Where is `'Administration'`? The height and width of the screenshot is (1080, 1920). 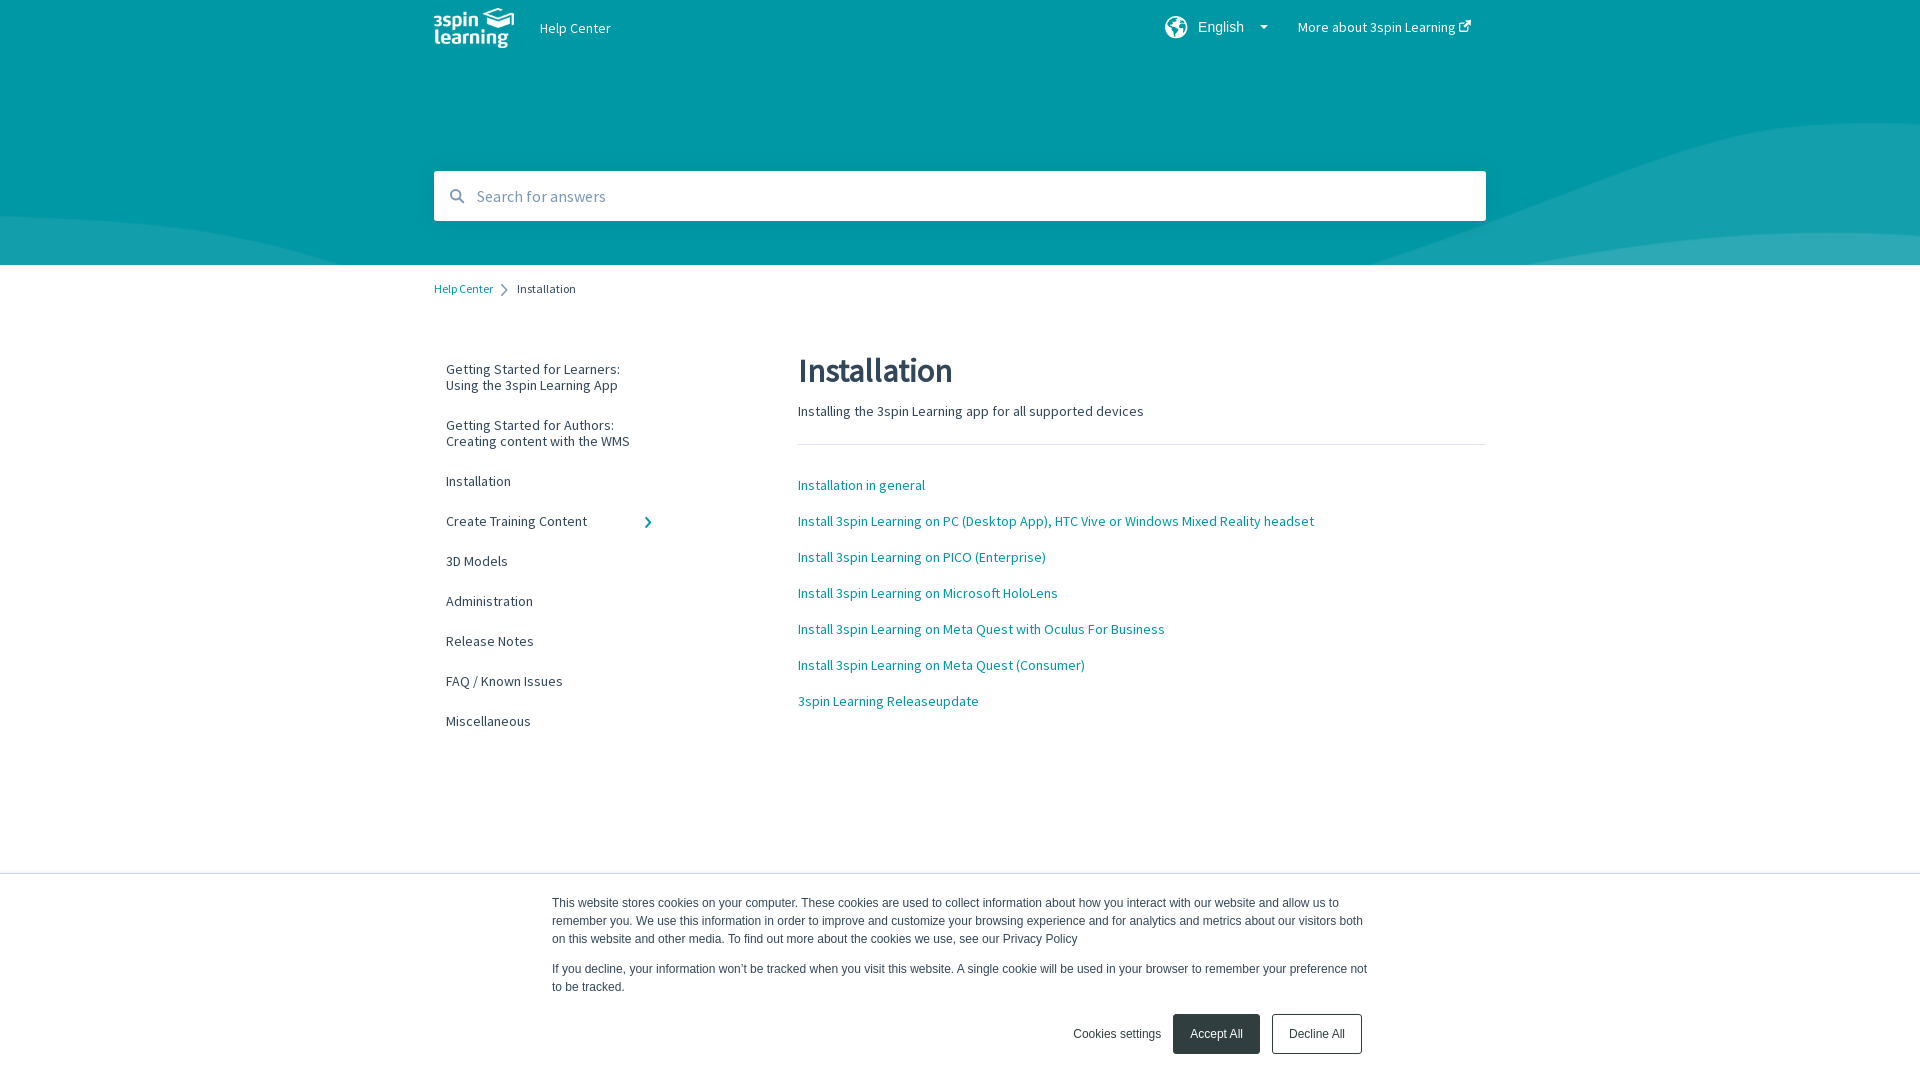 'Administration' is located at coordinates (553, 600).